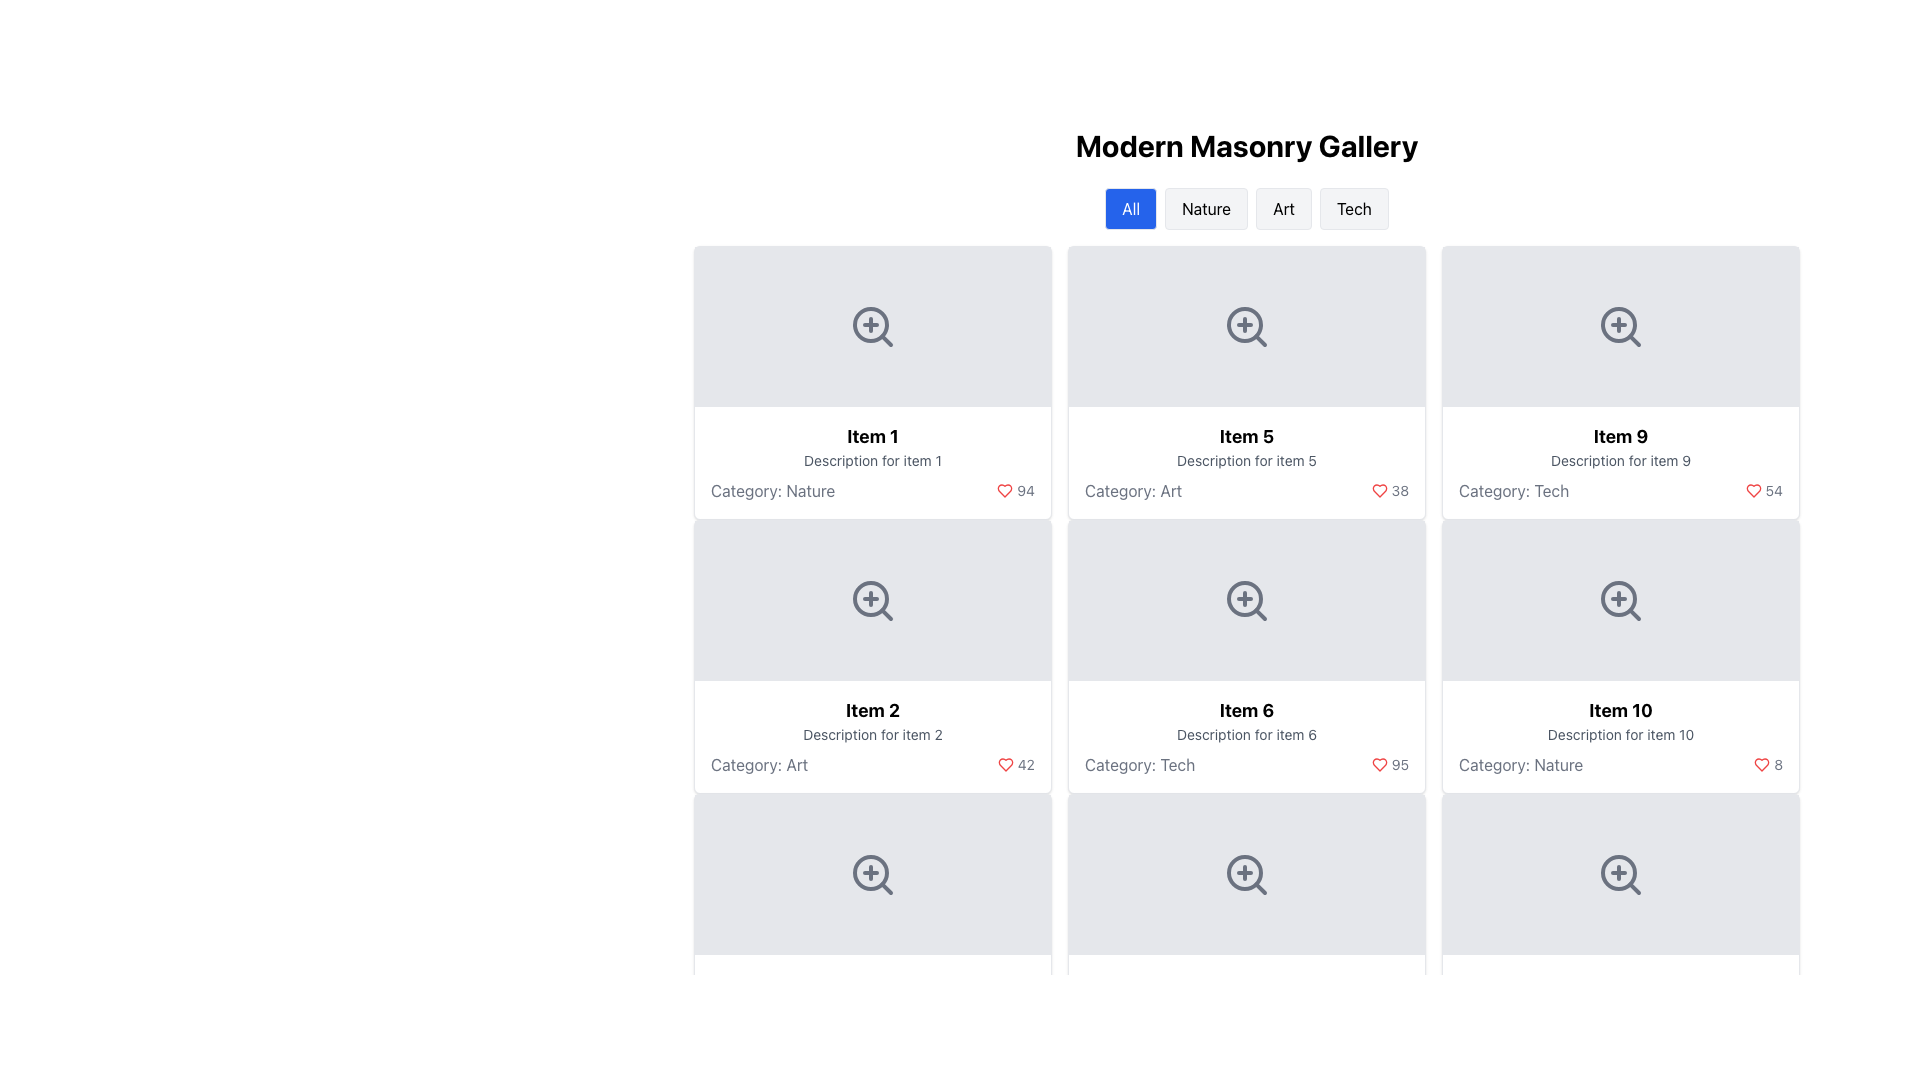 This screenshot has width=1920, height=1080. I want to click on the fourth button in the horizontal row of buttons under 'Modern Masonry Gallery', so click(1354, 208).